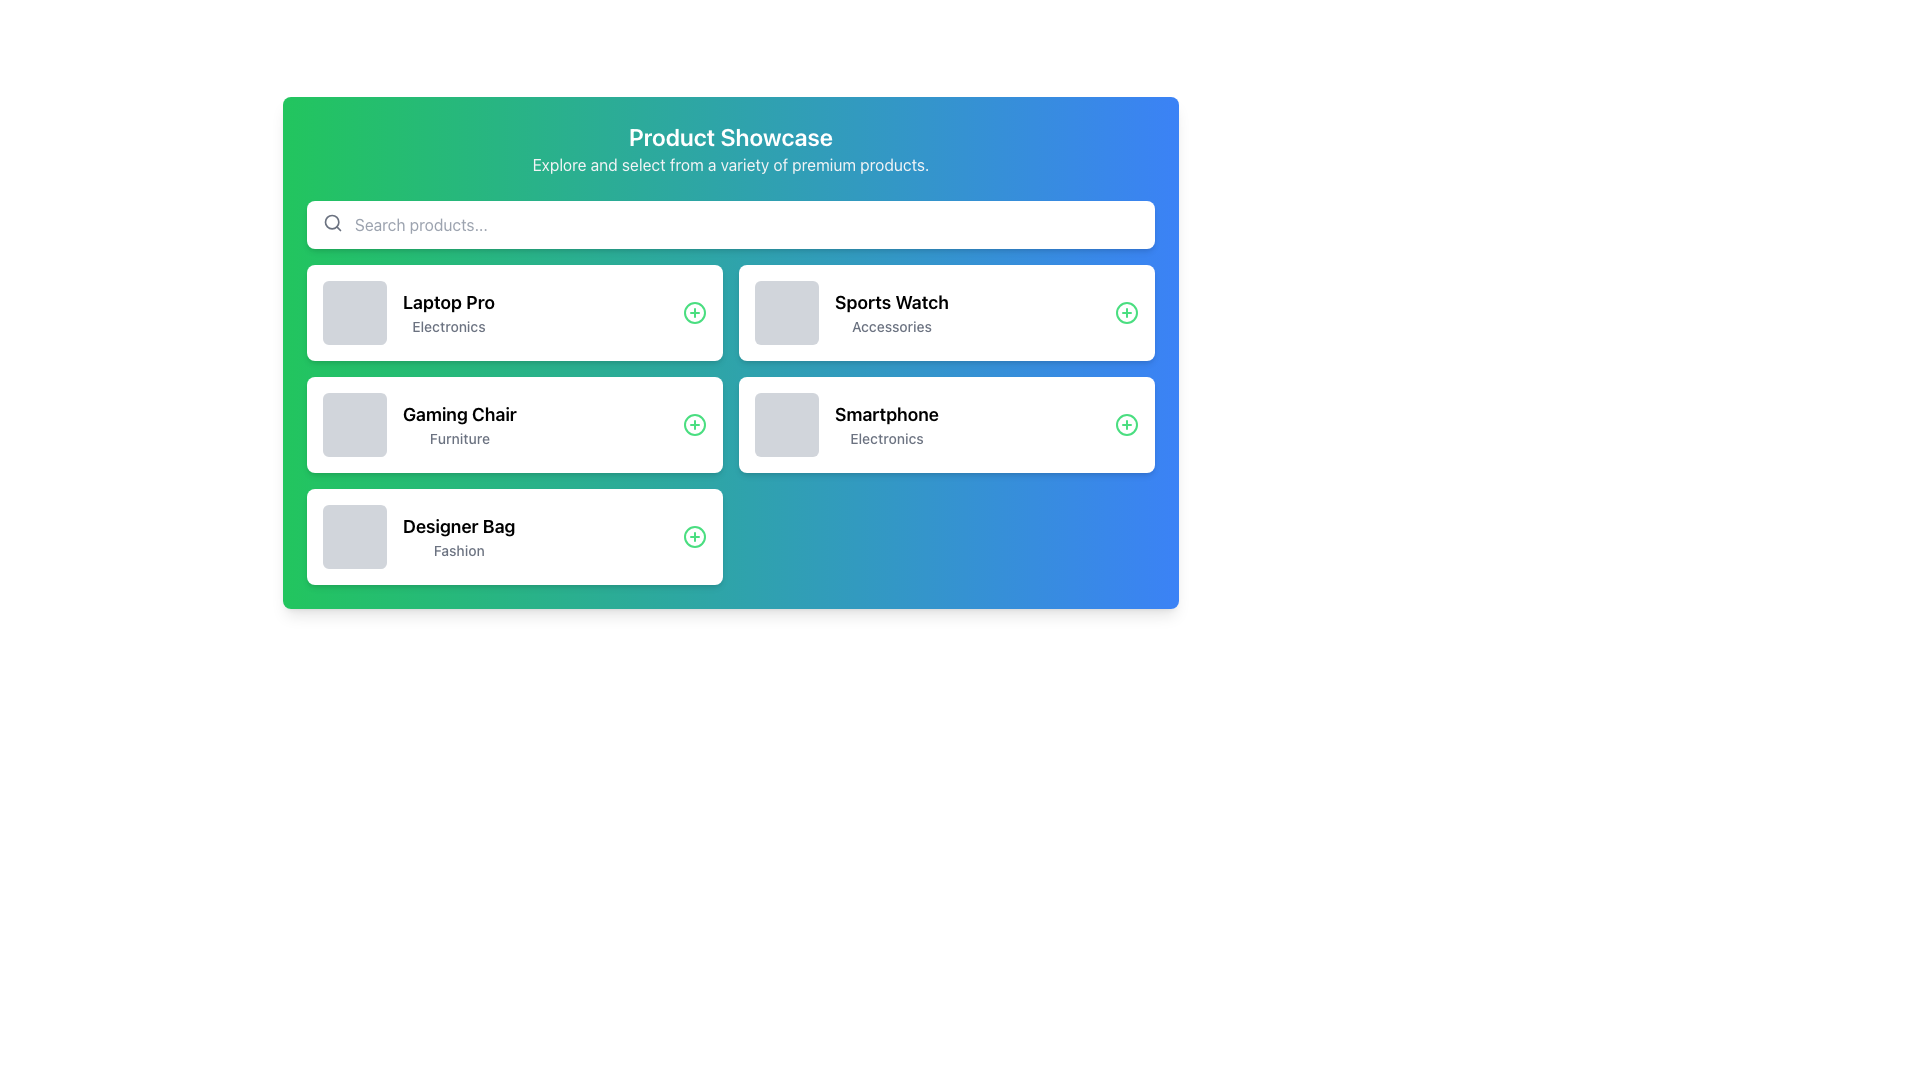 The width and height of the screenshot is (1920, 1080). Describe the element at coordinates (332, 222) in the screenshot. I see `the inner circular part of the search icon, which visually represents the search function, located to the left of the search input field in the top section of a content card` at that location.